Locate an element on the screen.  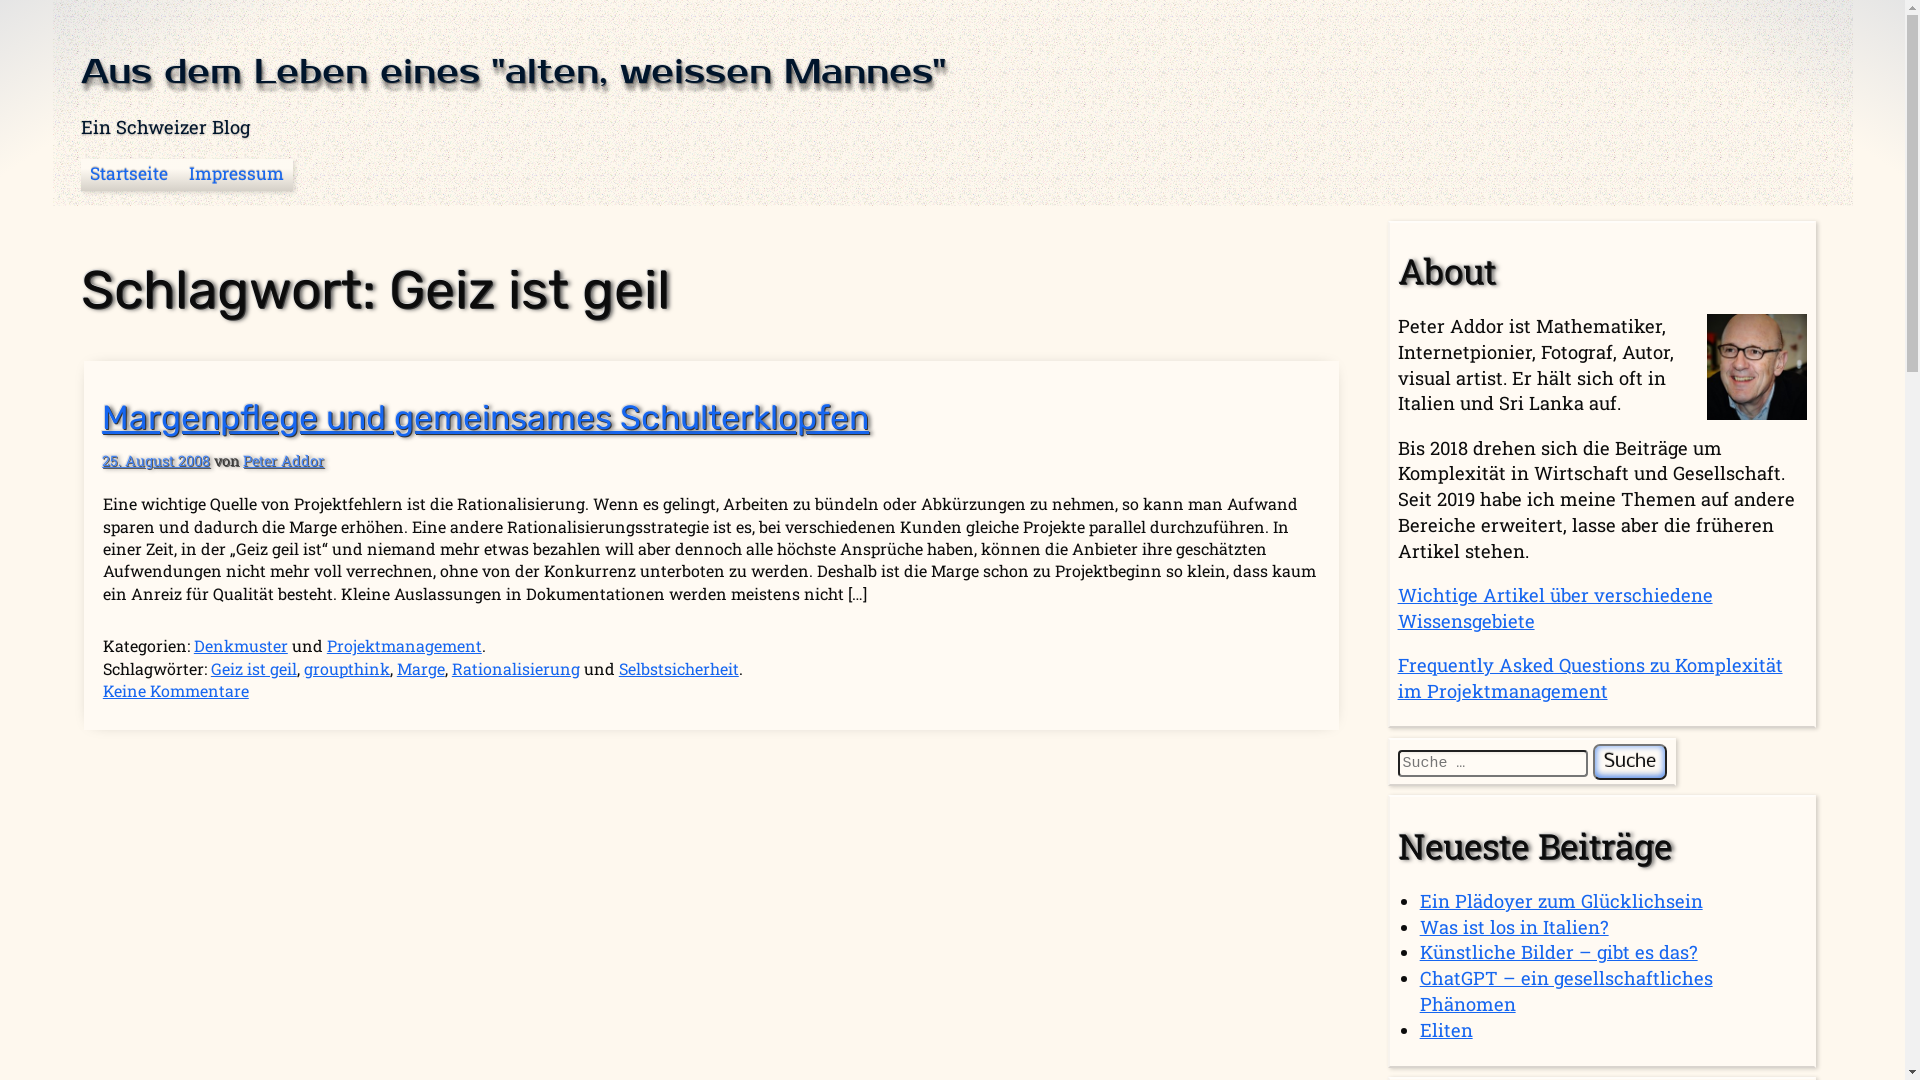
'Peter Addor' is located at coordinates (282, 460).